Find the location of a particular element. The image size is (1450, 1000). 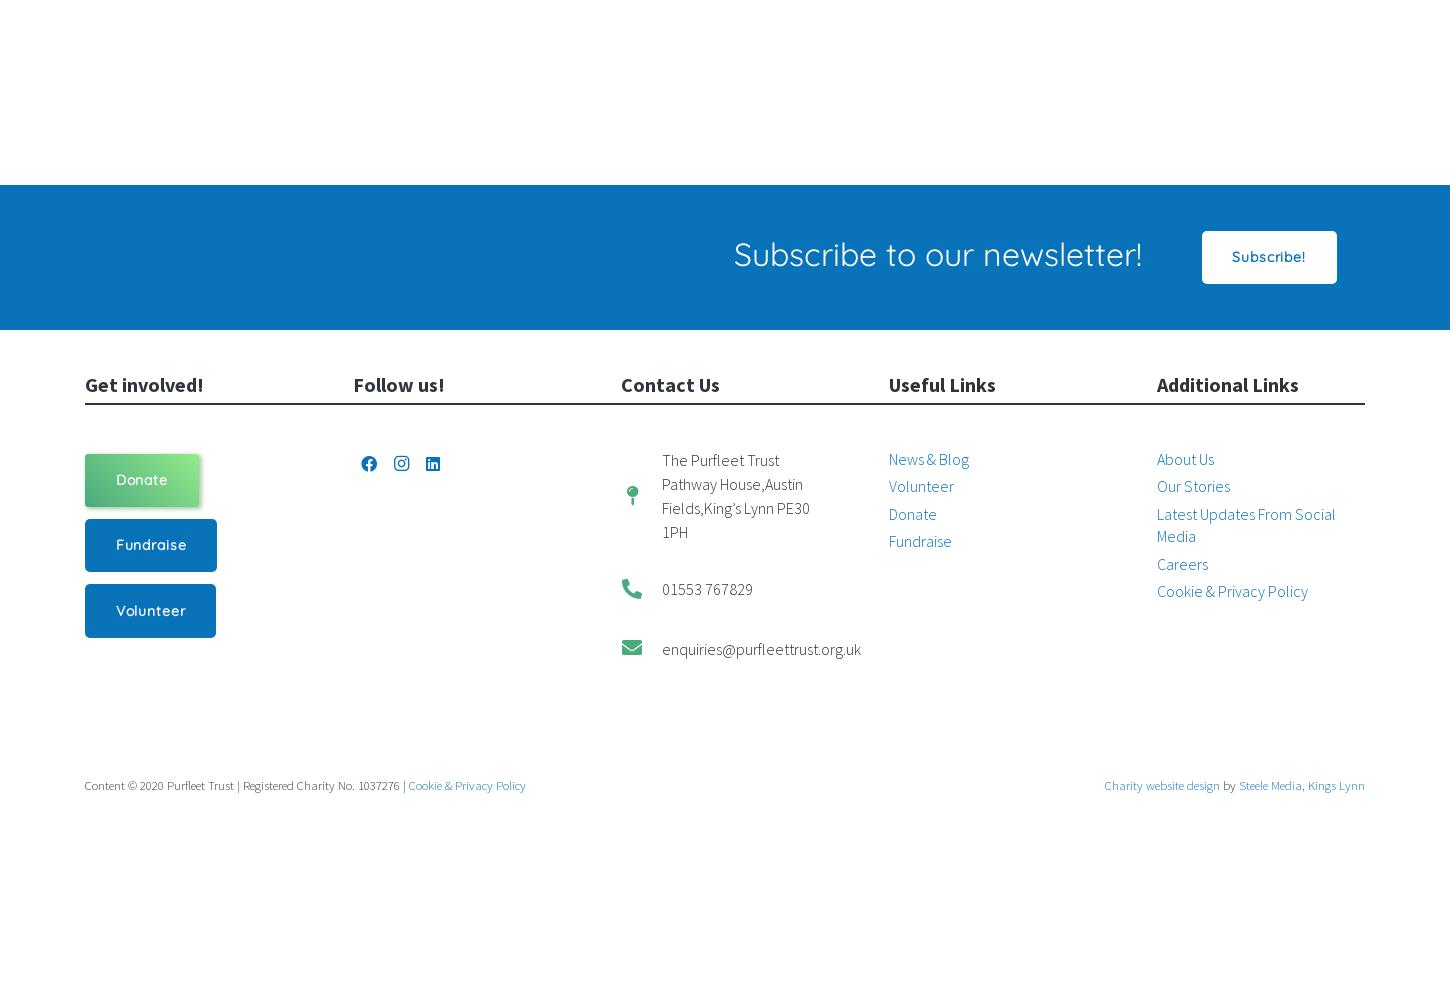

'01553 767829' is located at coordinates (706, 588).